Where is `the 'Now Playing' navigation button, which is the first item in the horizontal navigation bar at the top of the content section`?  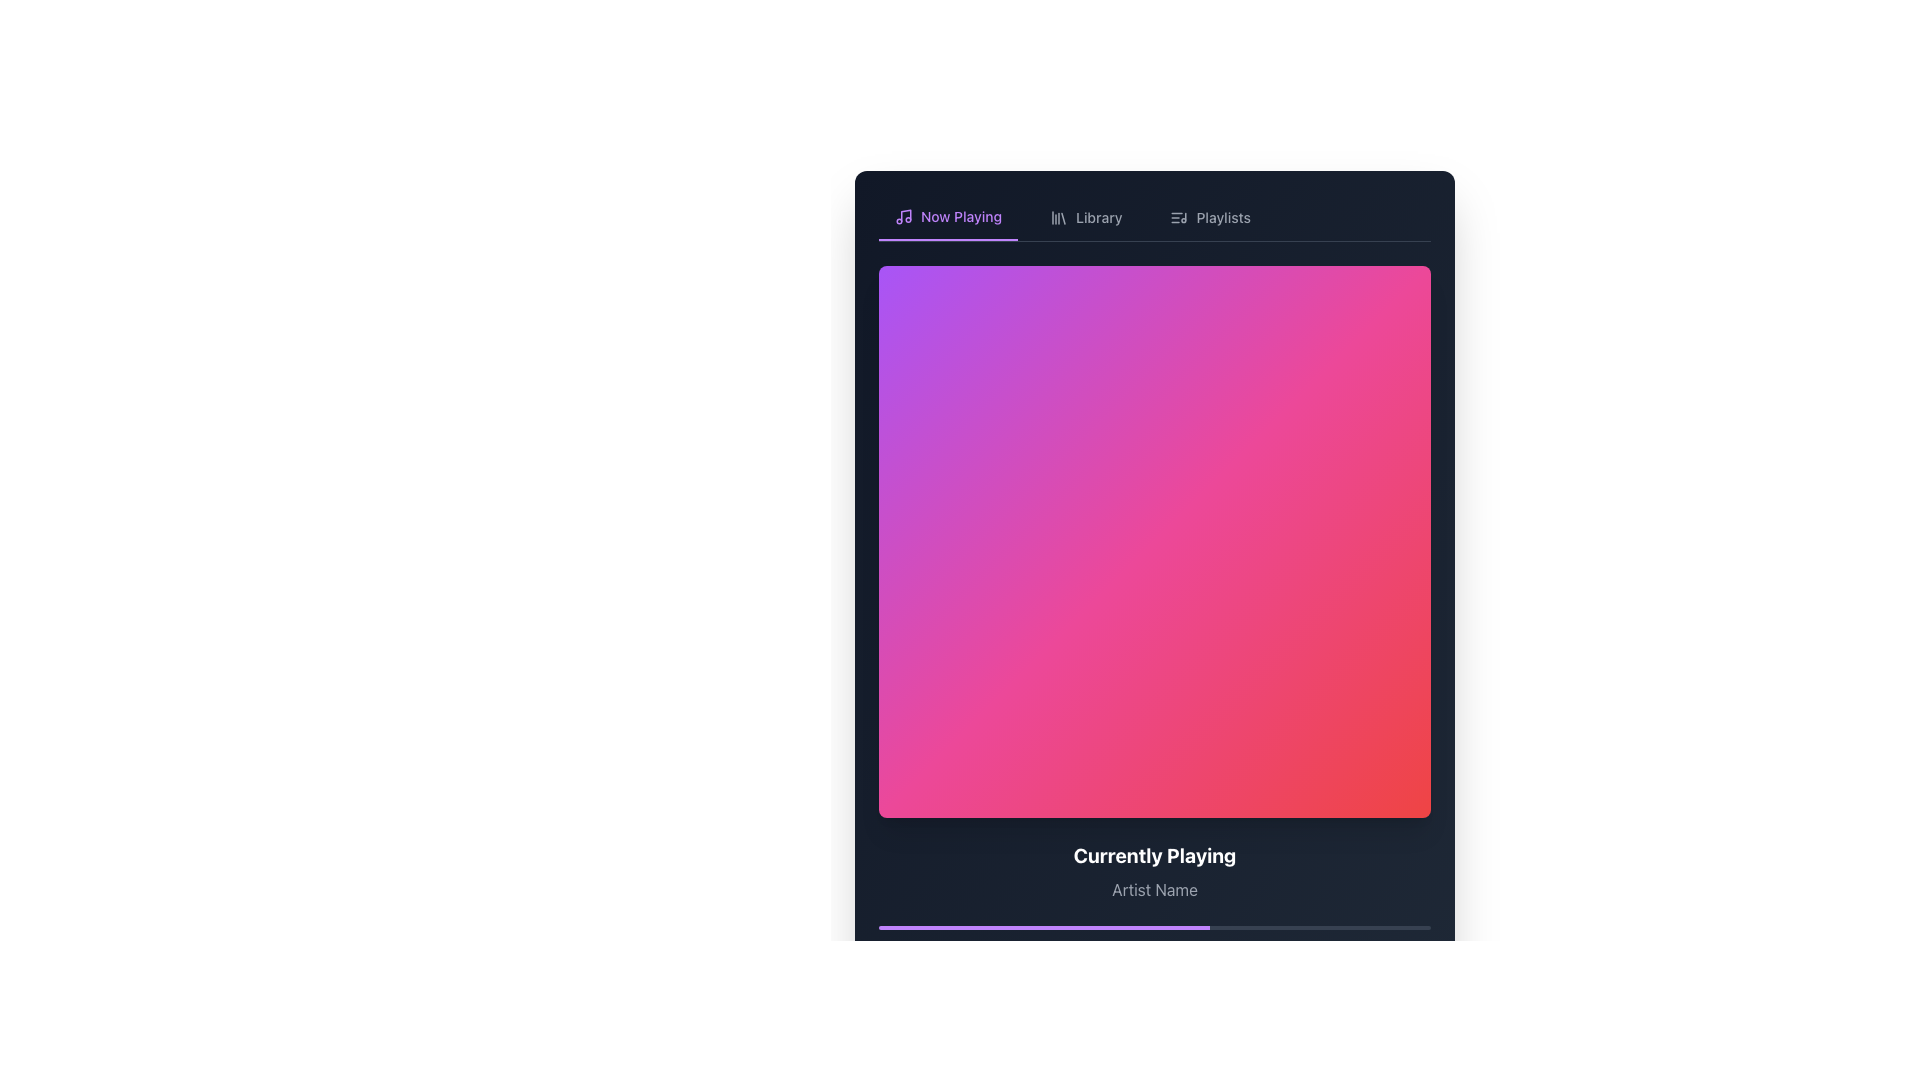
the 'Now Playing' navigation button, which is the first item in the horizontal navigation bar at the top of the content section is located at coordinates (947, 218).